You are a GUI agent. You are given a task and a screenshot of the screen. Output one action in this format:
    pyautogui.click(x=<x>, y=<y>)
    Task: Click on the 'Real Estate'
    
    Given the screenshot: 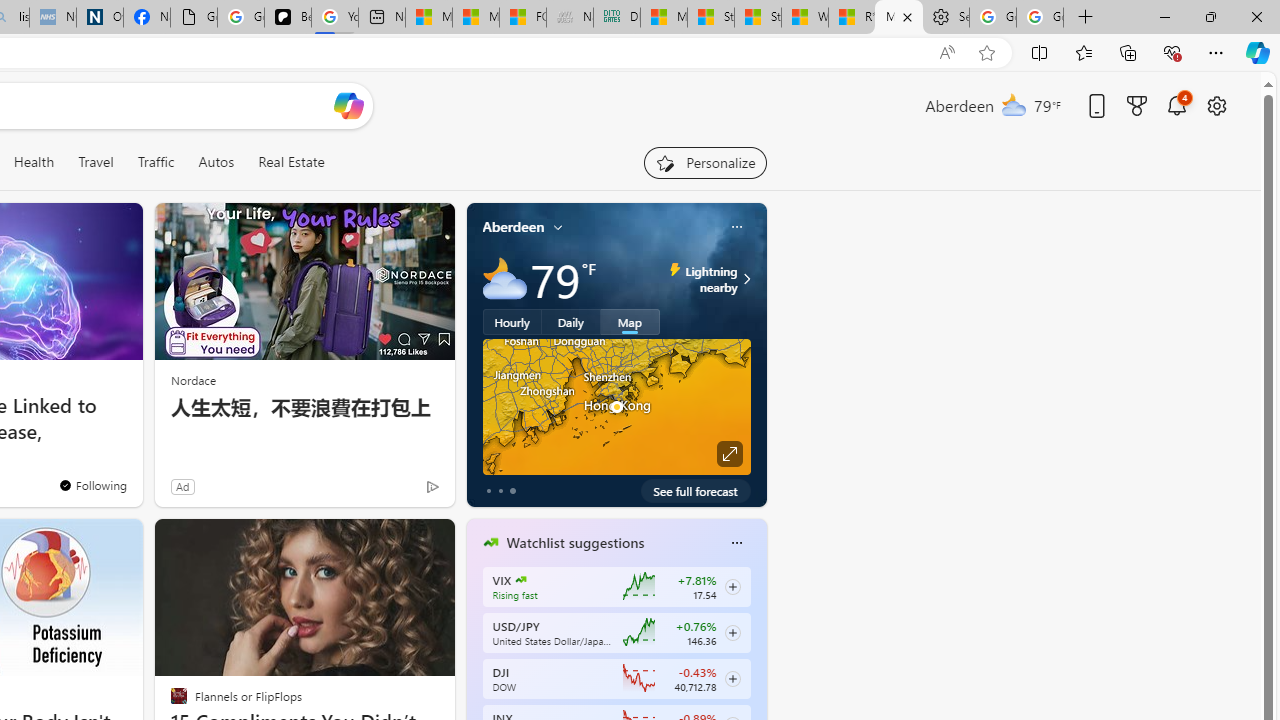 What is the action you would take?
    pyautogui.click(x=290, y=161)
    